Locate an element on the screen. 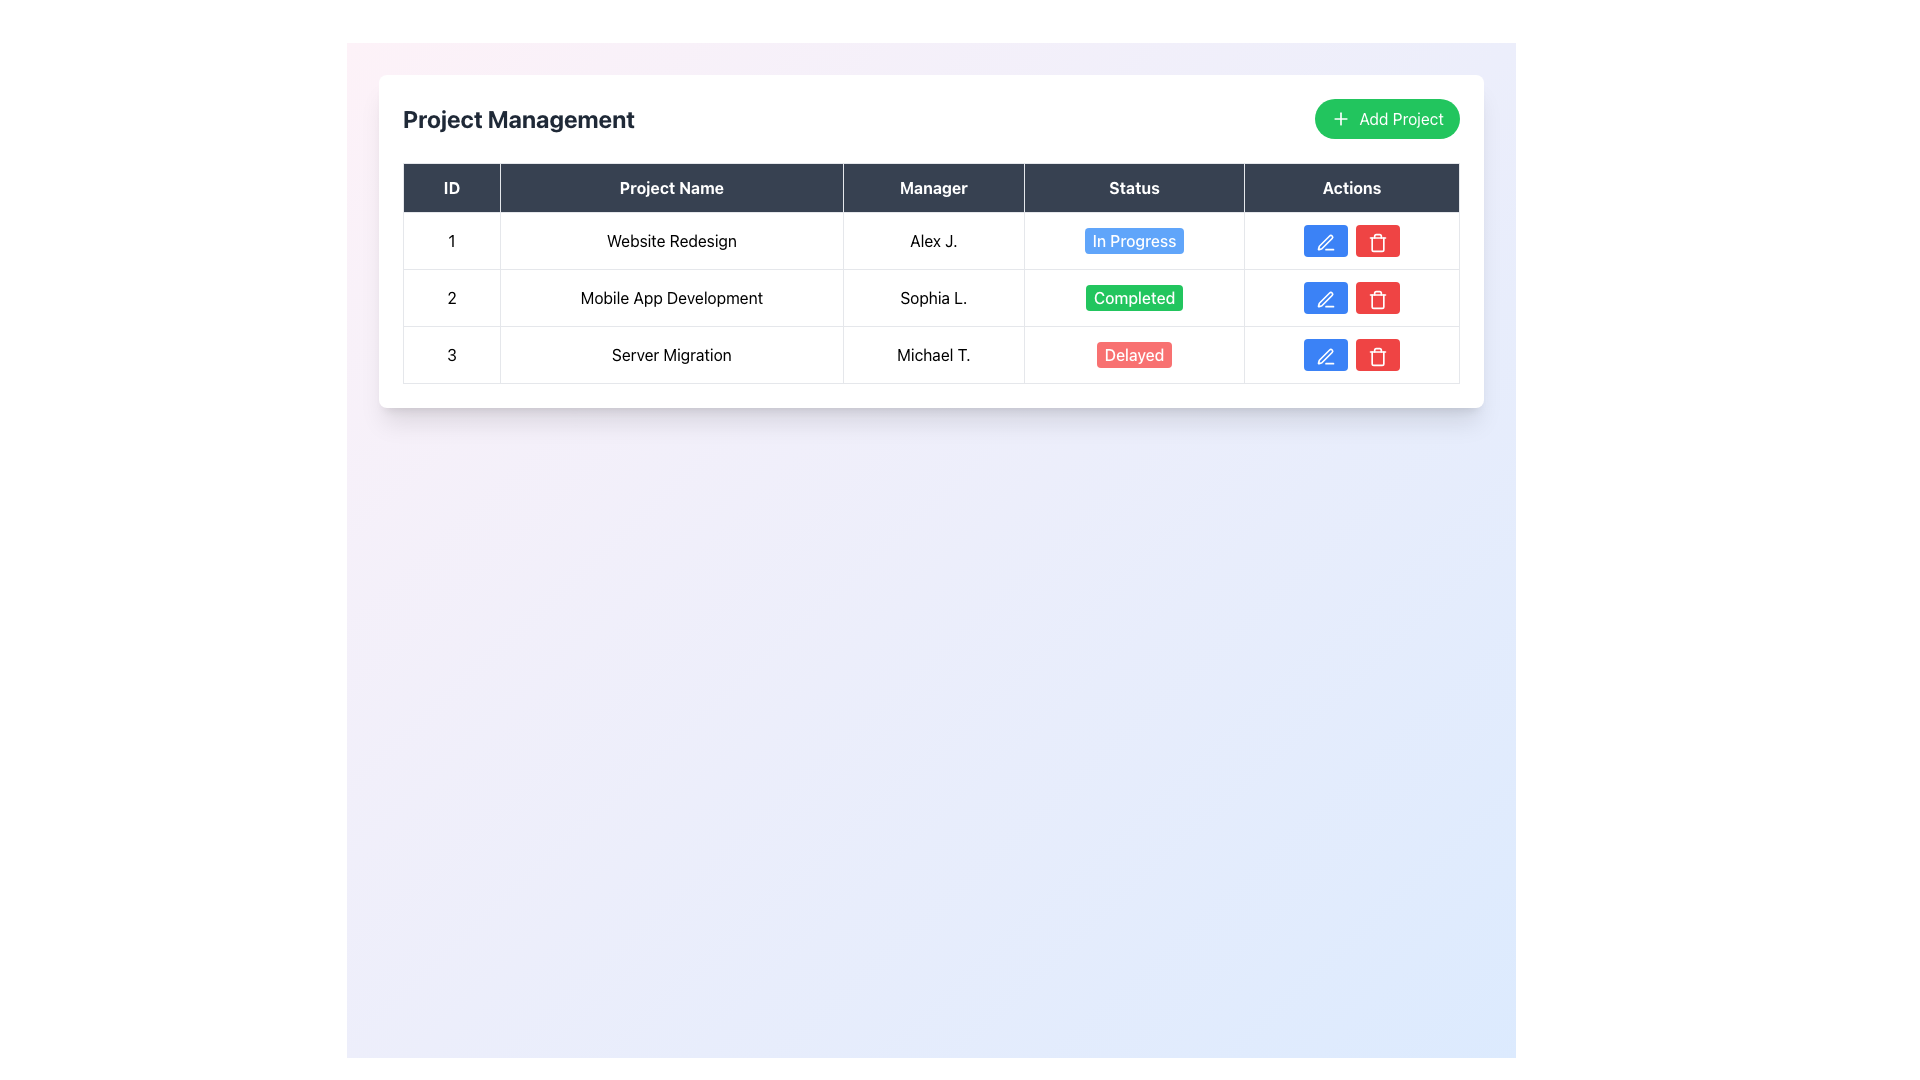  the text label in the second row and first column of the table, which represents an identifier or serial number for the corresponding row is located at coordinates (450, 297).